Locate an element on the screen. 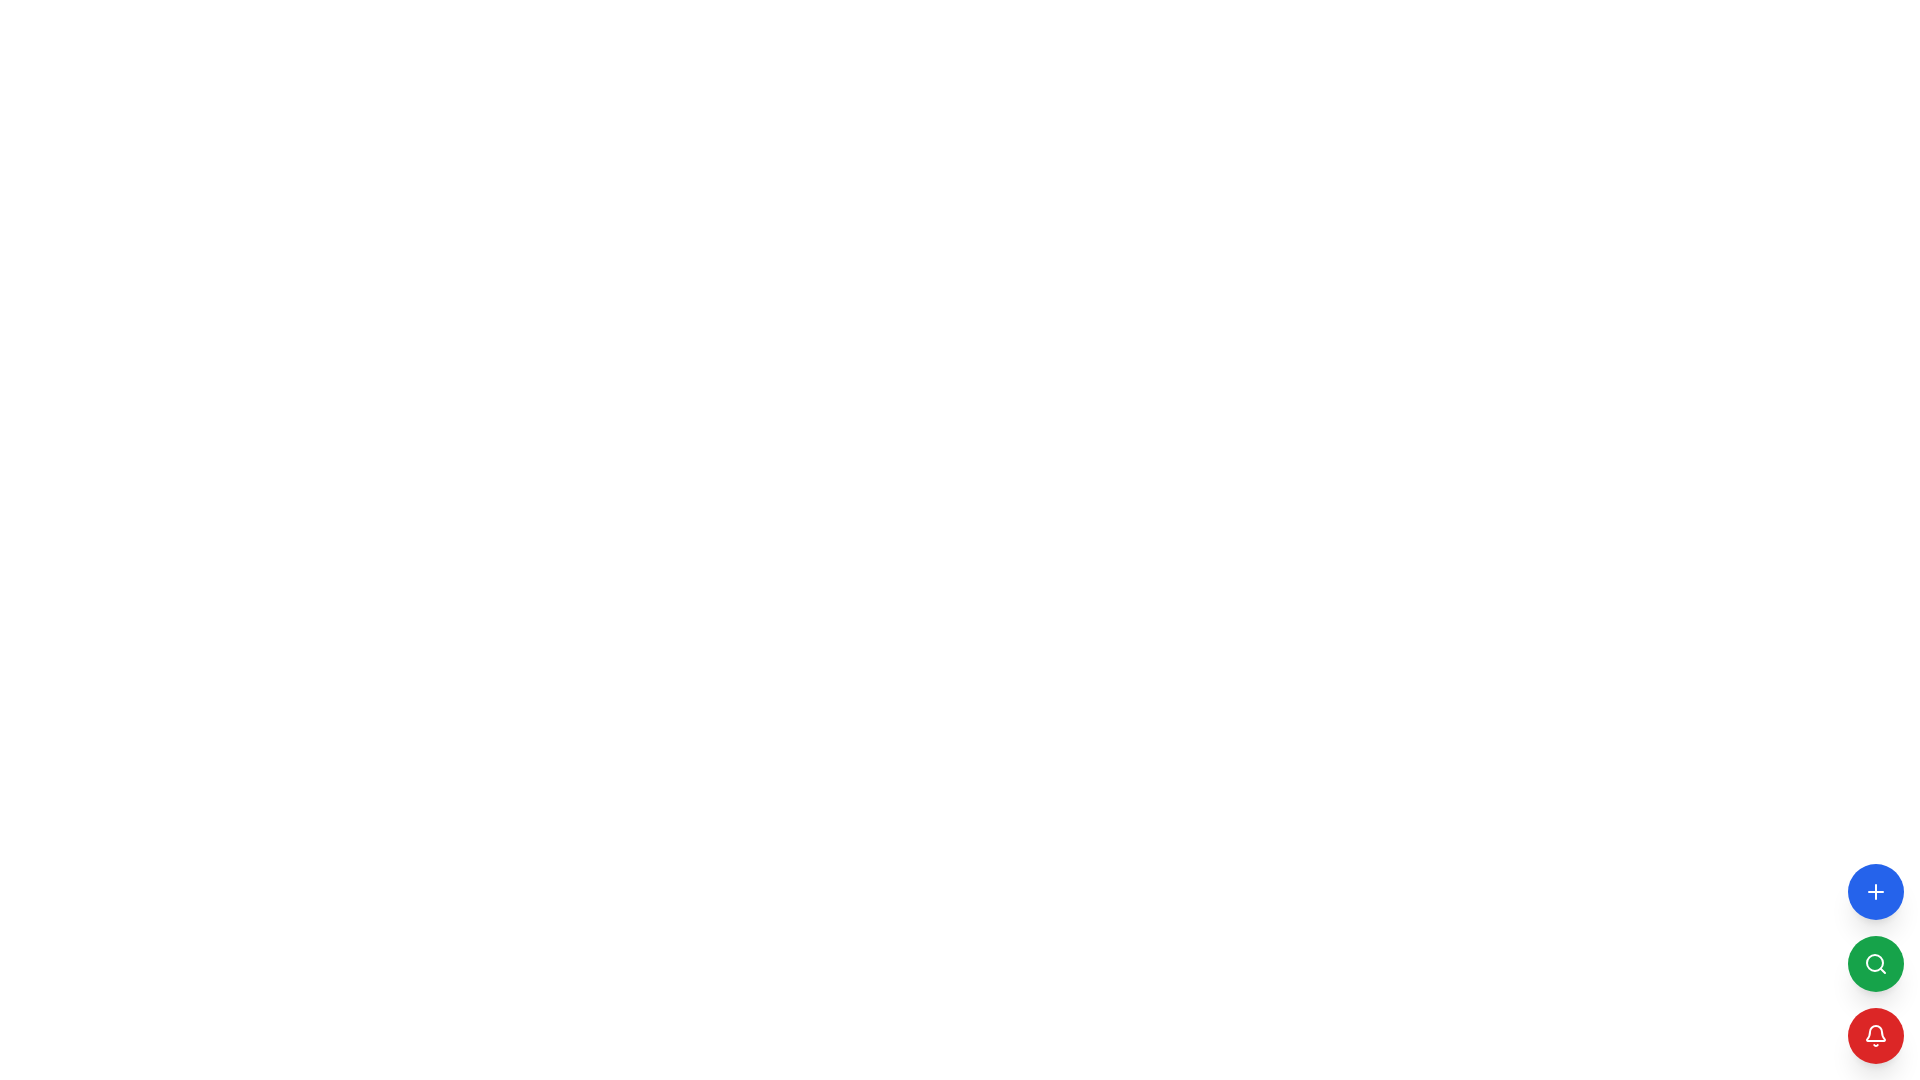  the first circular SVG element that is part of a magnifying glass icon, located near the lens area of the icon is located at coordinates (1874, 962).